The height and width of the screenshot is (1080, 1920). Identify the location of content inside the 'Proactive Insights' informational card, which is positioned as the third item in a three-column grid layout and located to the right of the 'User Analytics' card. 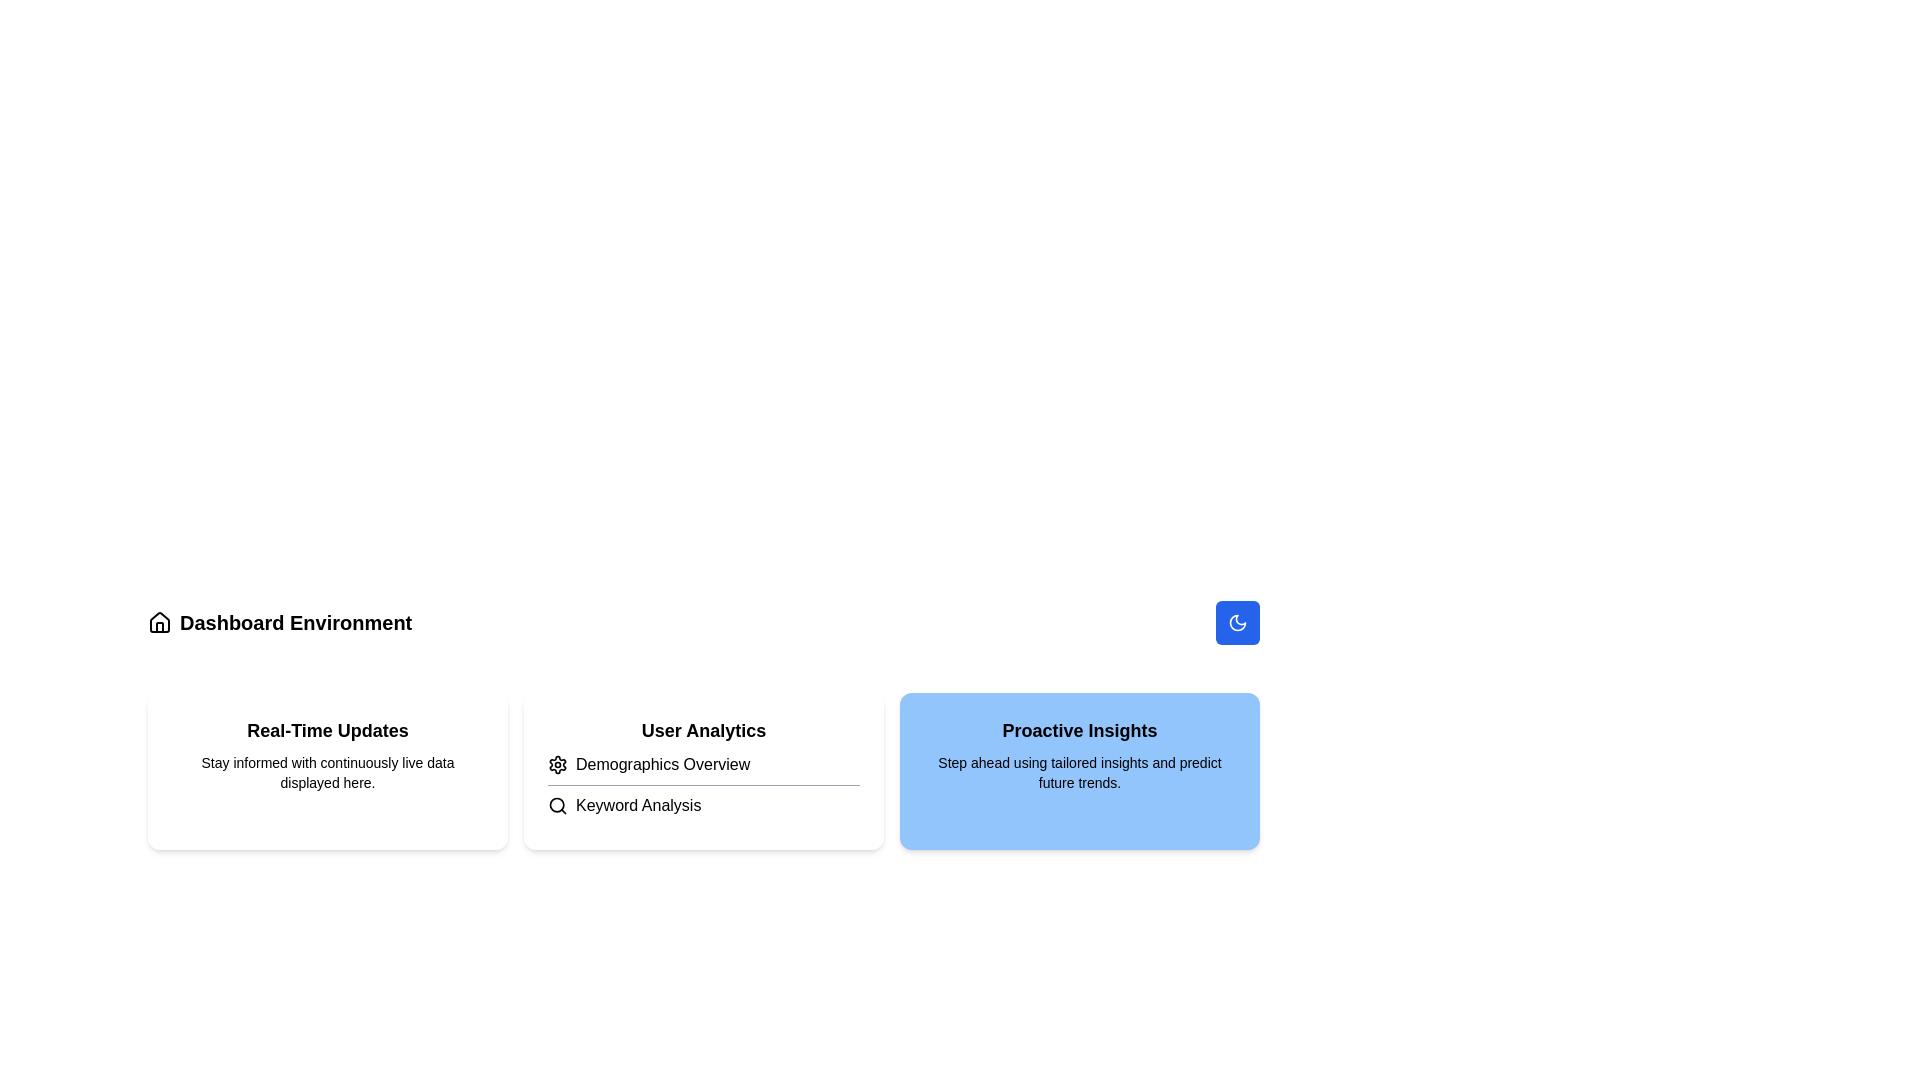
(1079, 770).